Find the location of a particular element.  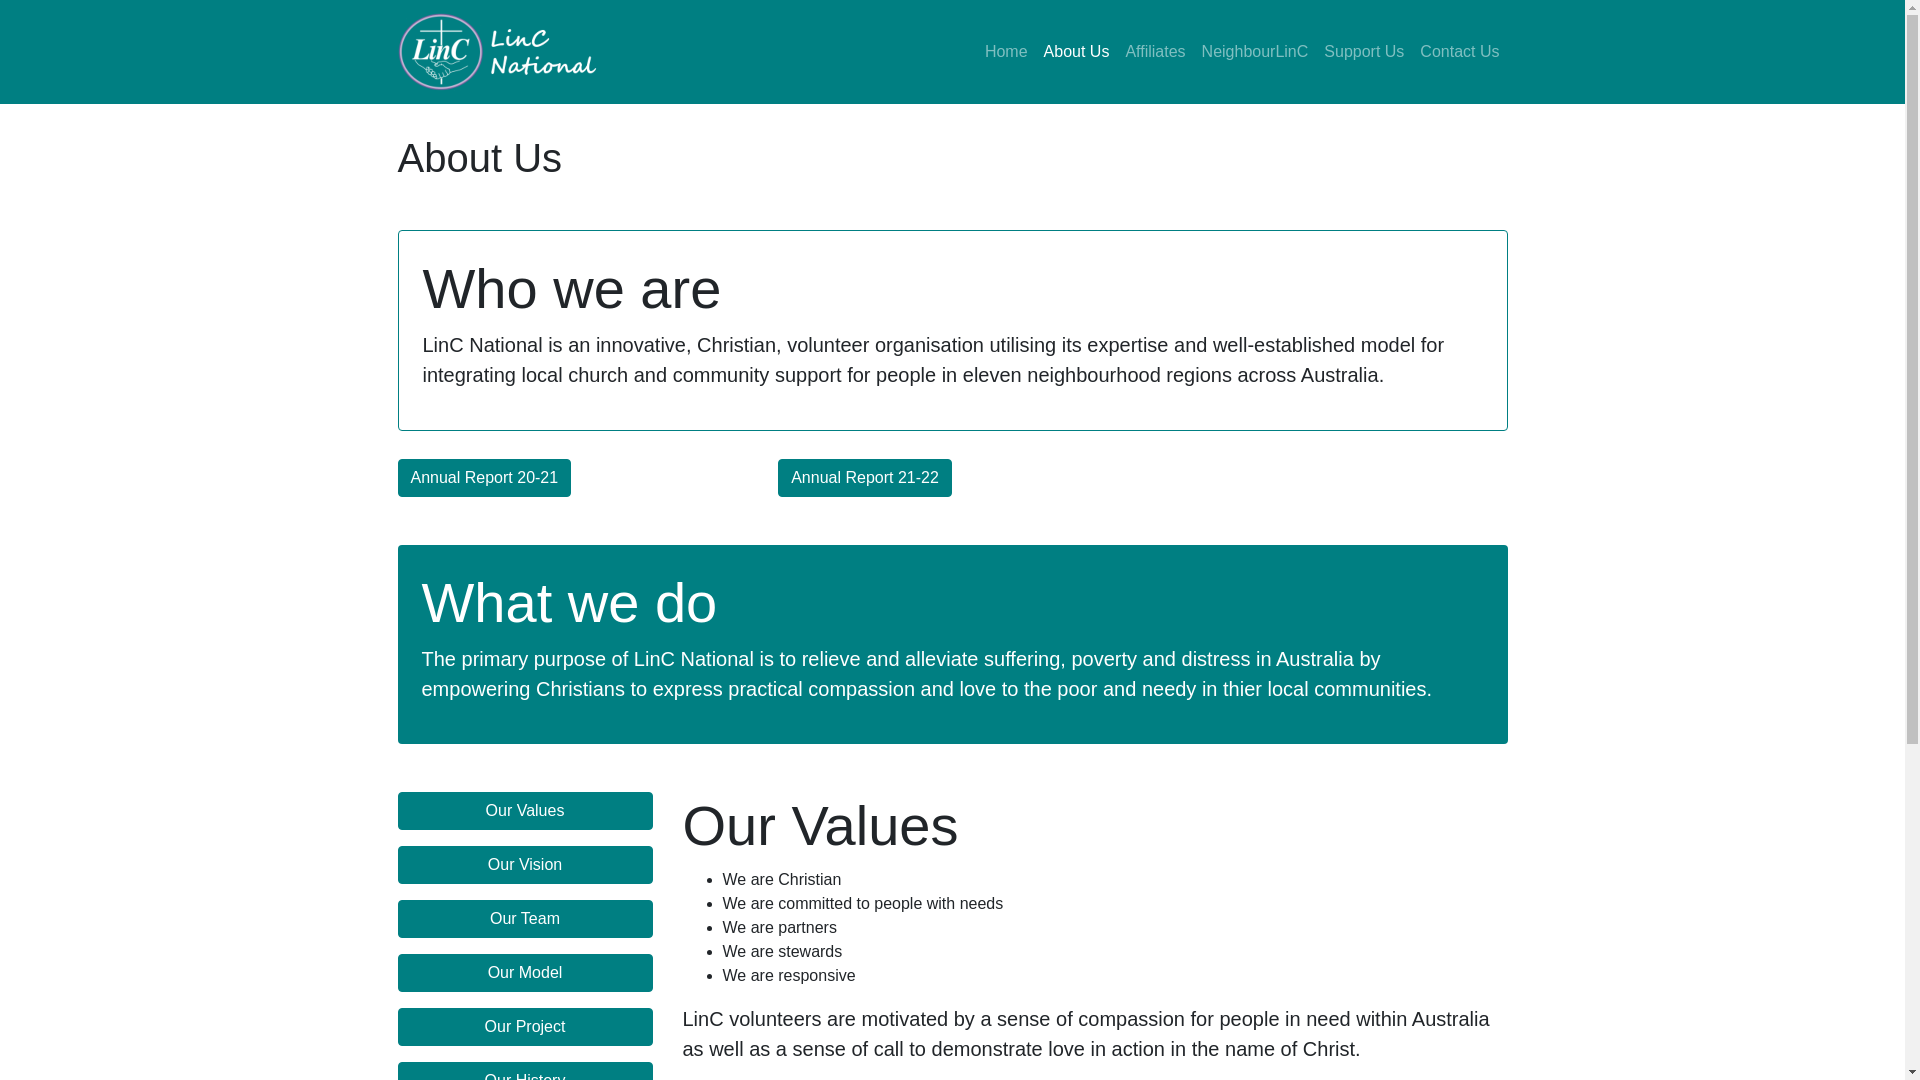

'Our Values' is located at coordinates (525, 810).